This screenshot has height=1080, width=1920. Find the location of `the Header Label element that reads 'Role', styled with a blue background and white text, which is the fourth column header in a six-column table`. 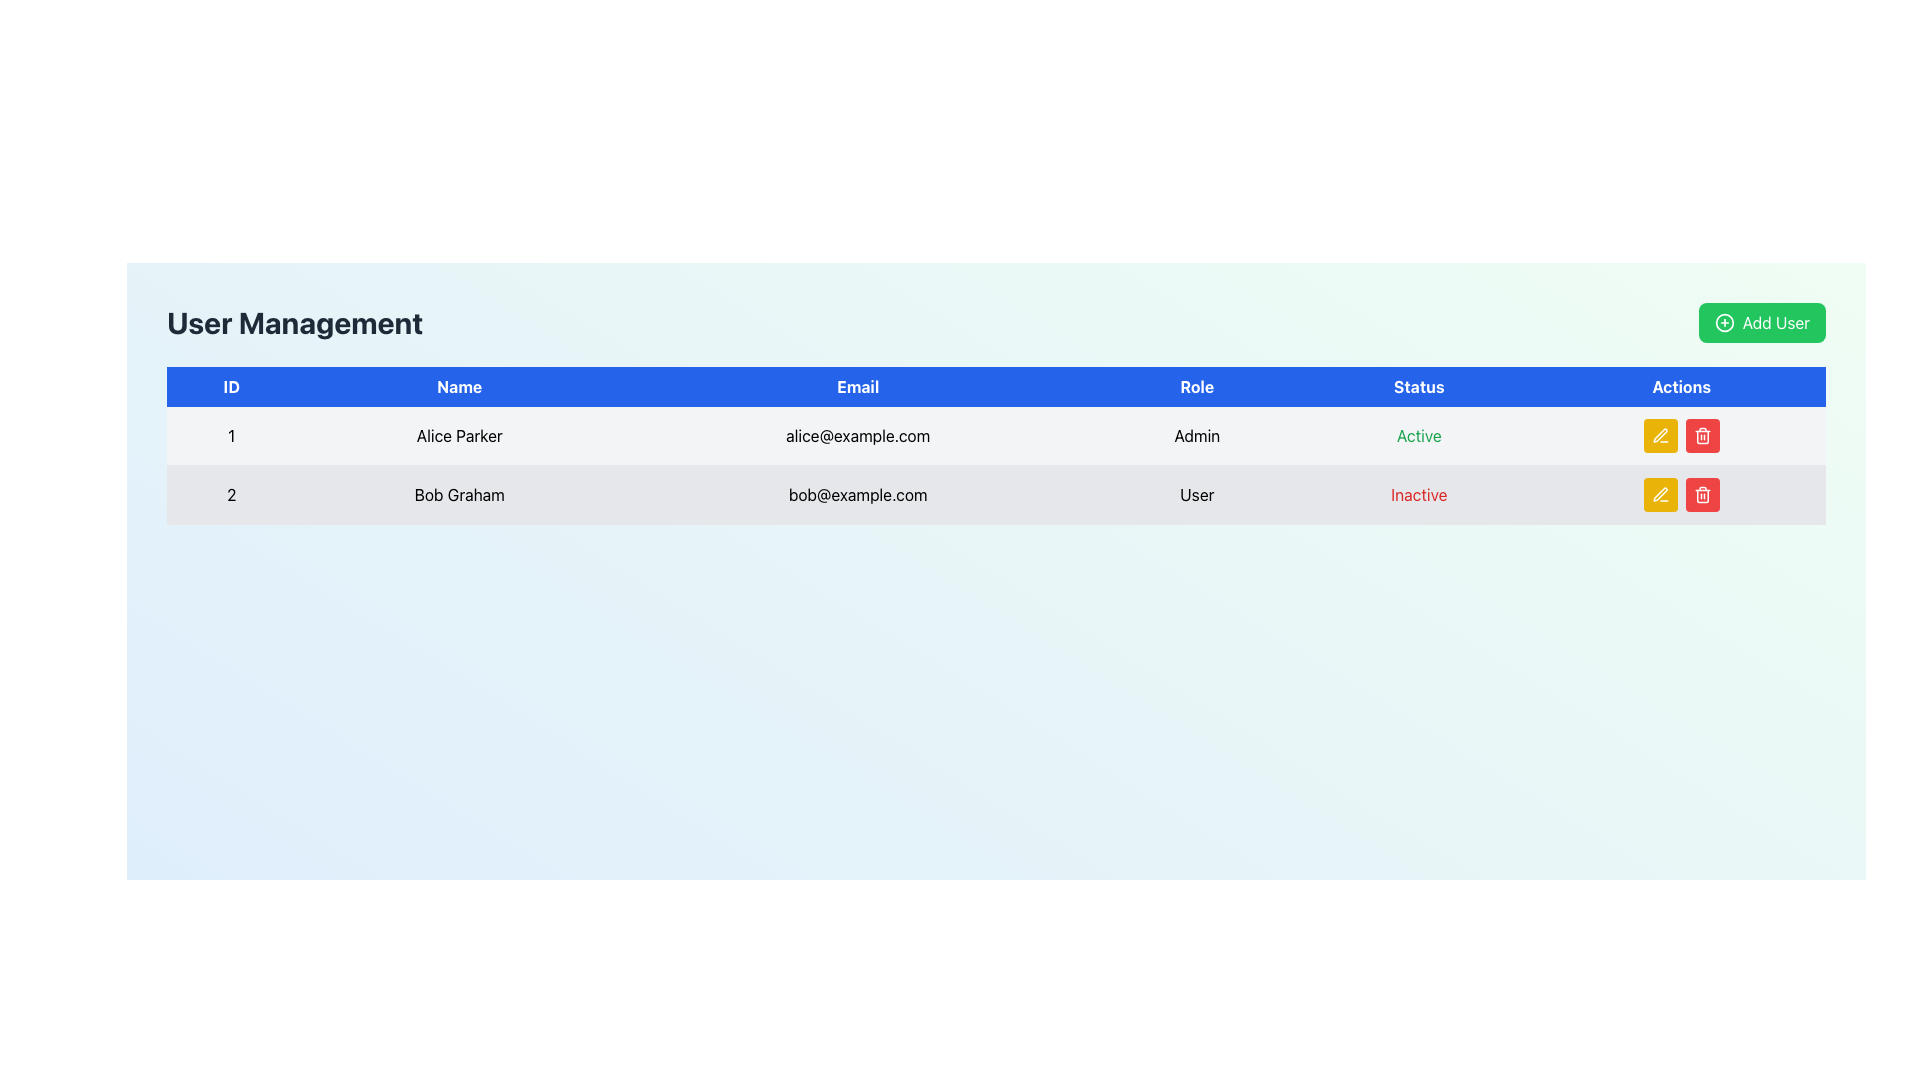

the Header Label element that reads 'Role', styled with a blue background and white text, which is the fourth column header in a six-column table is located at coordinates (1197, 386).